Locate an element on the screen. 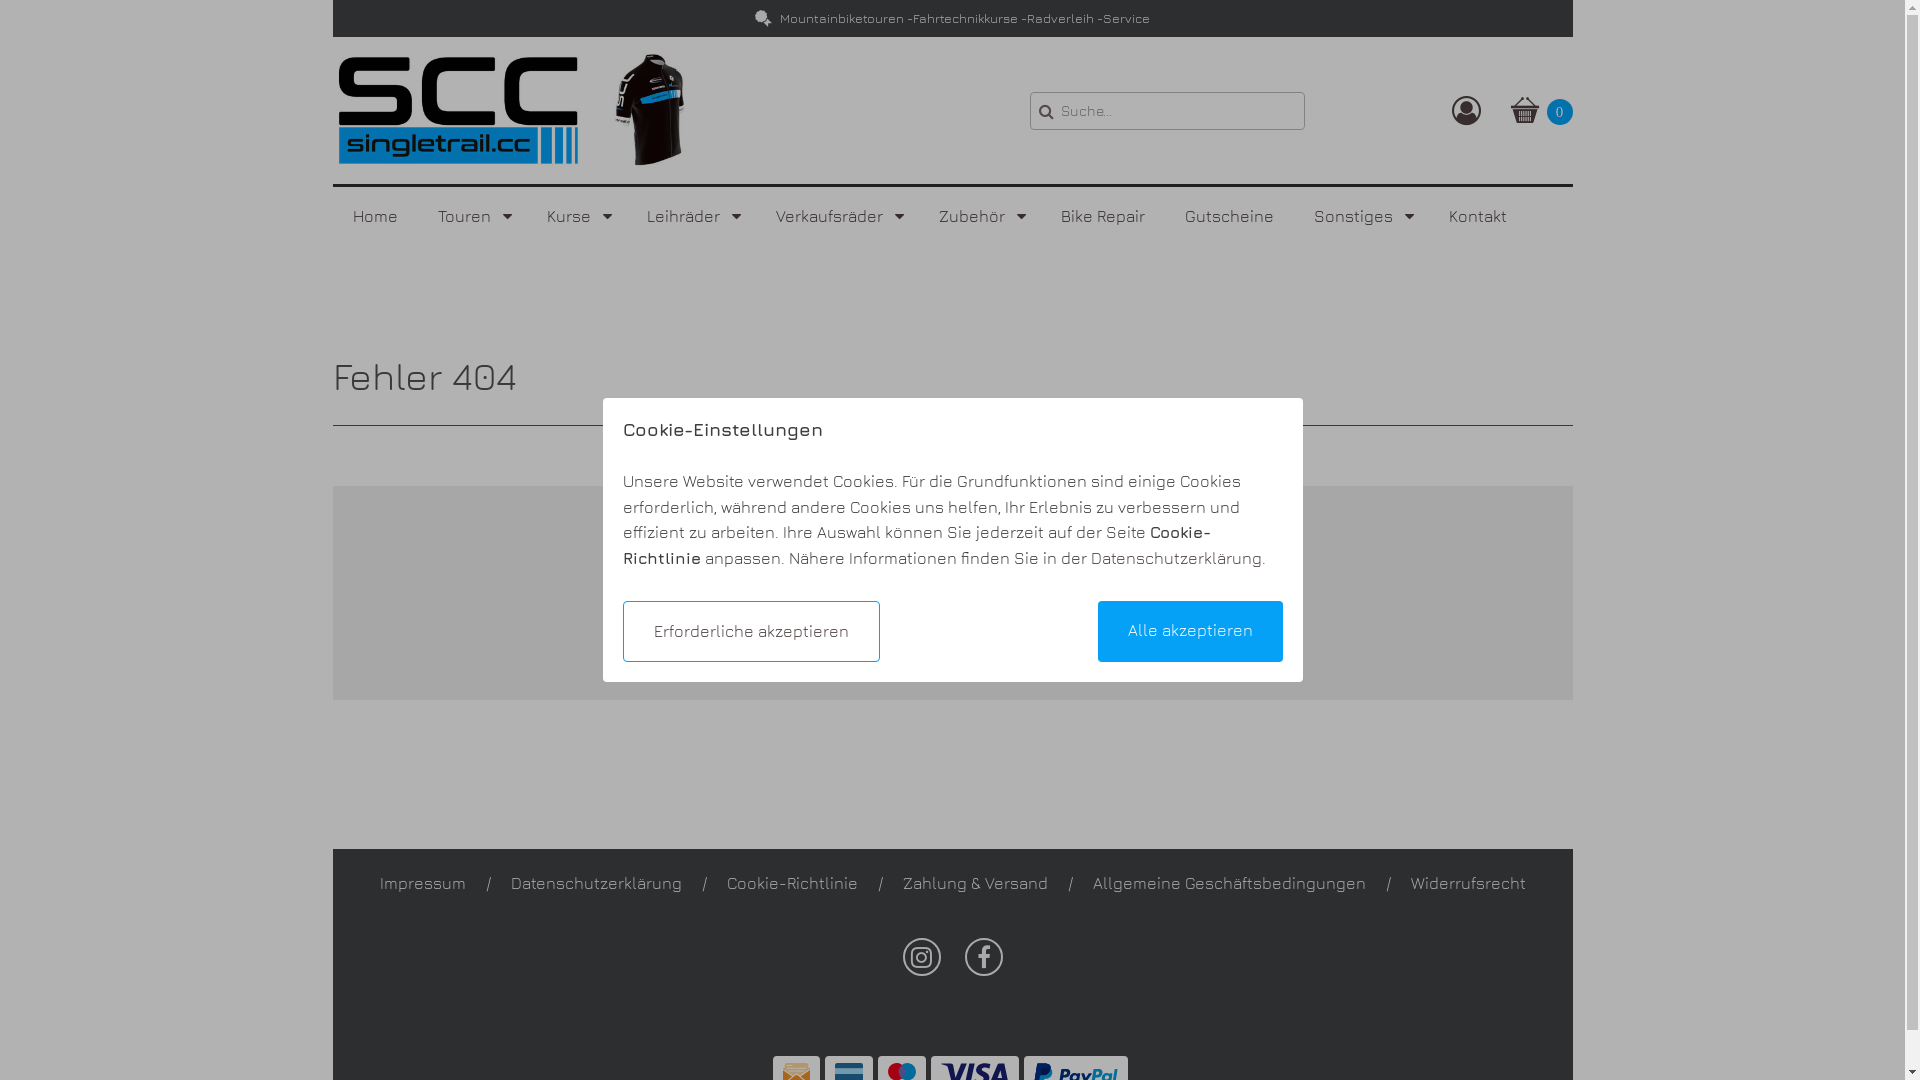  'Zahlung & Versand' is located at coordinates (974, 882).